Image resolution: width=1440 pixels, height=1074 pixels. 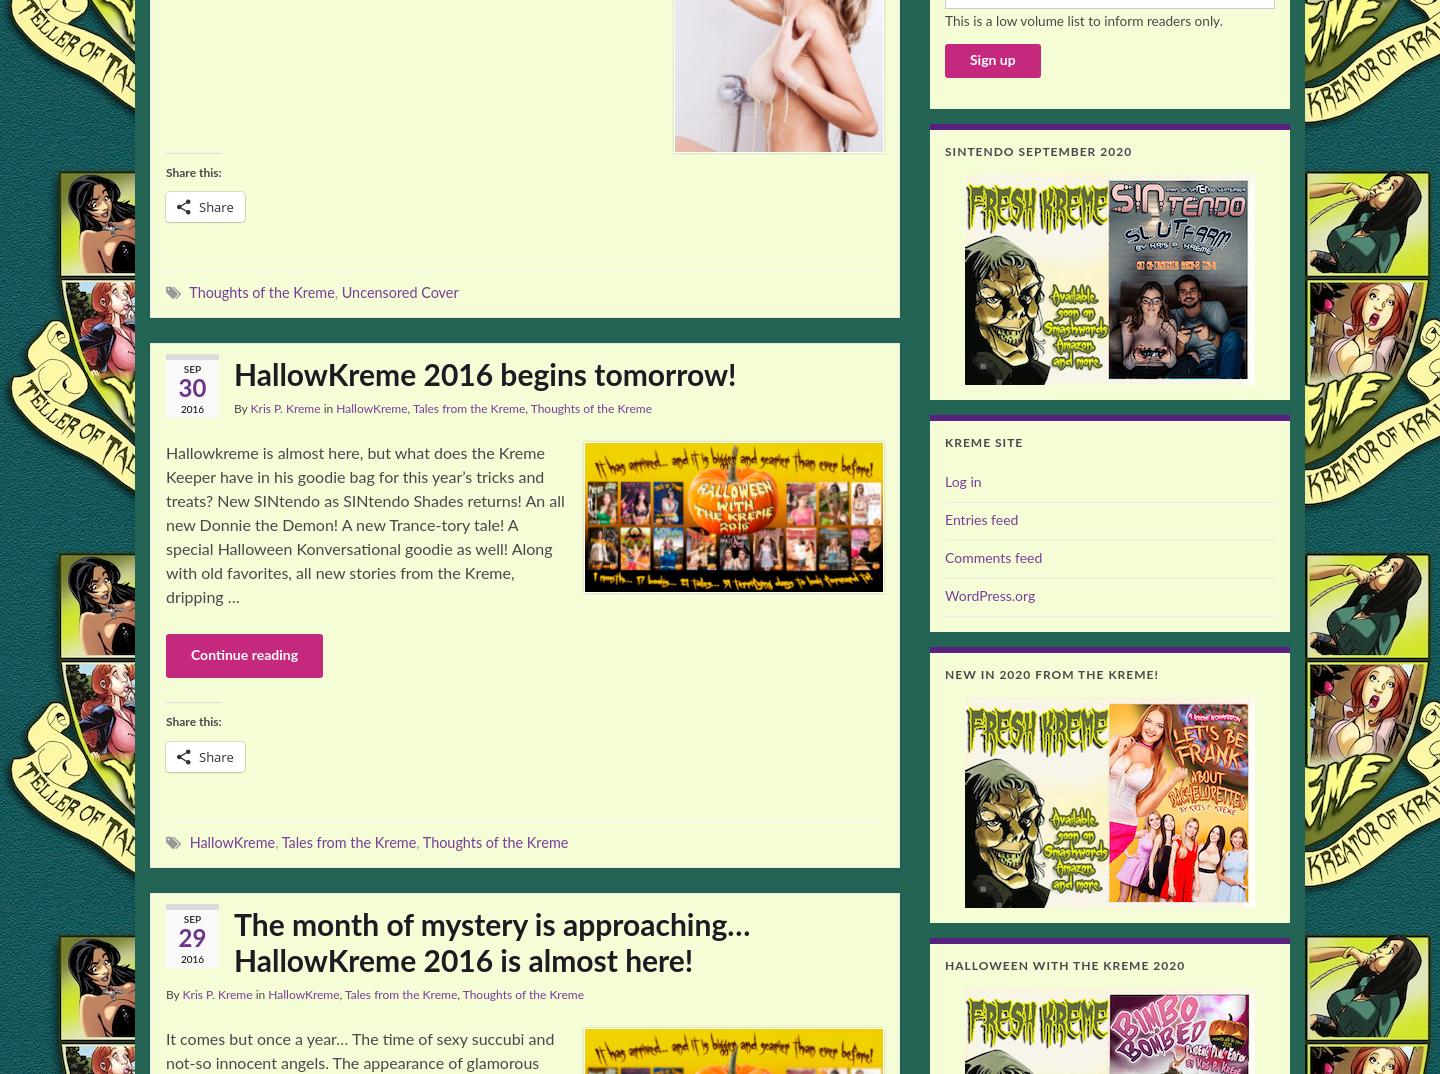 I want to click on 'Entries feed', so click(x=980, y=520).